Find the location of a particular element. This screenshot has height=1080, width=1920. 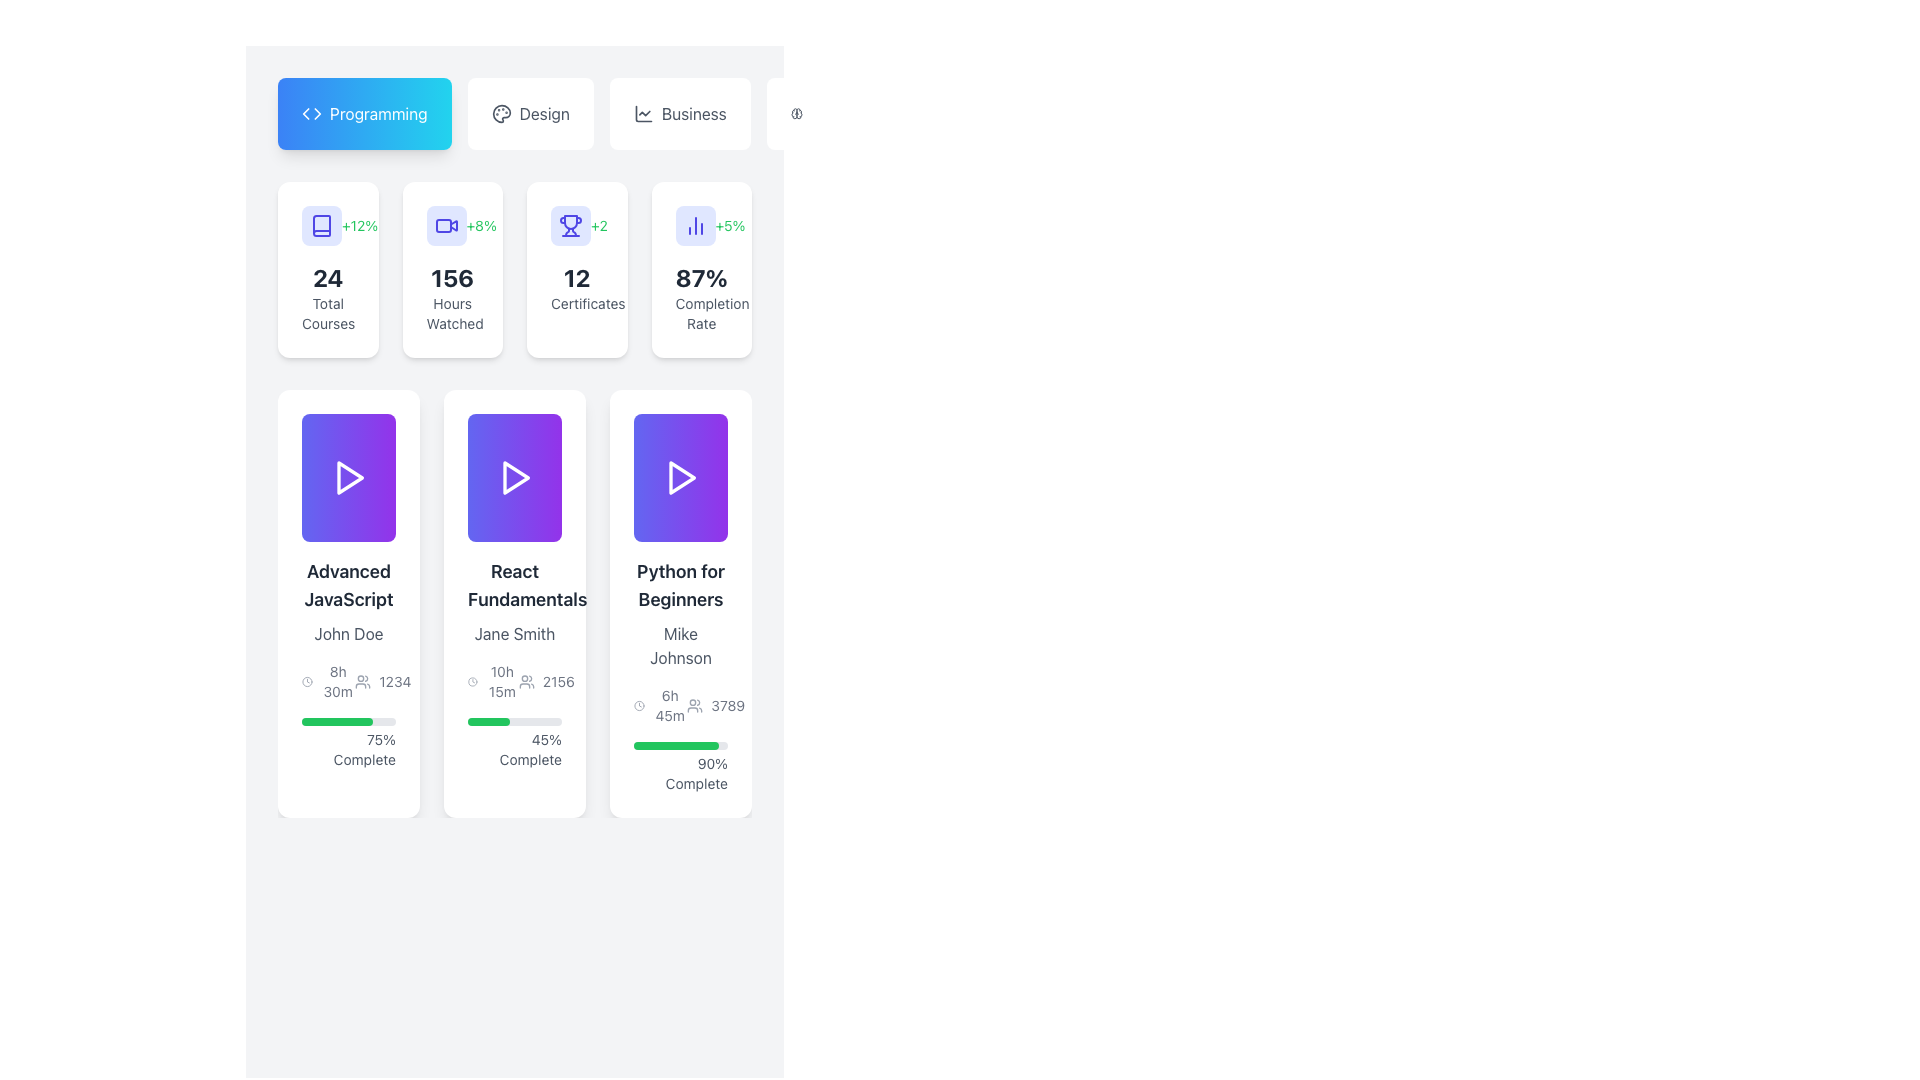

the icon representing '156 Hours Watched', which is located in the center of a card in the top row of widgets, positioned between the 'Total Courses' card and the 'Certificates' card is located at coordinates (445, 225).